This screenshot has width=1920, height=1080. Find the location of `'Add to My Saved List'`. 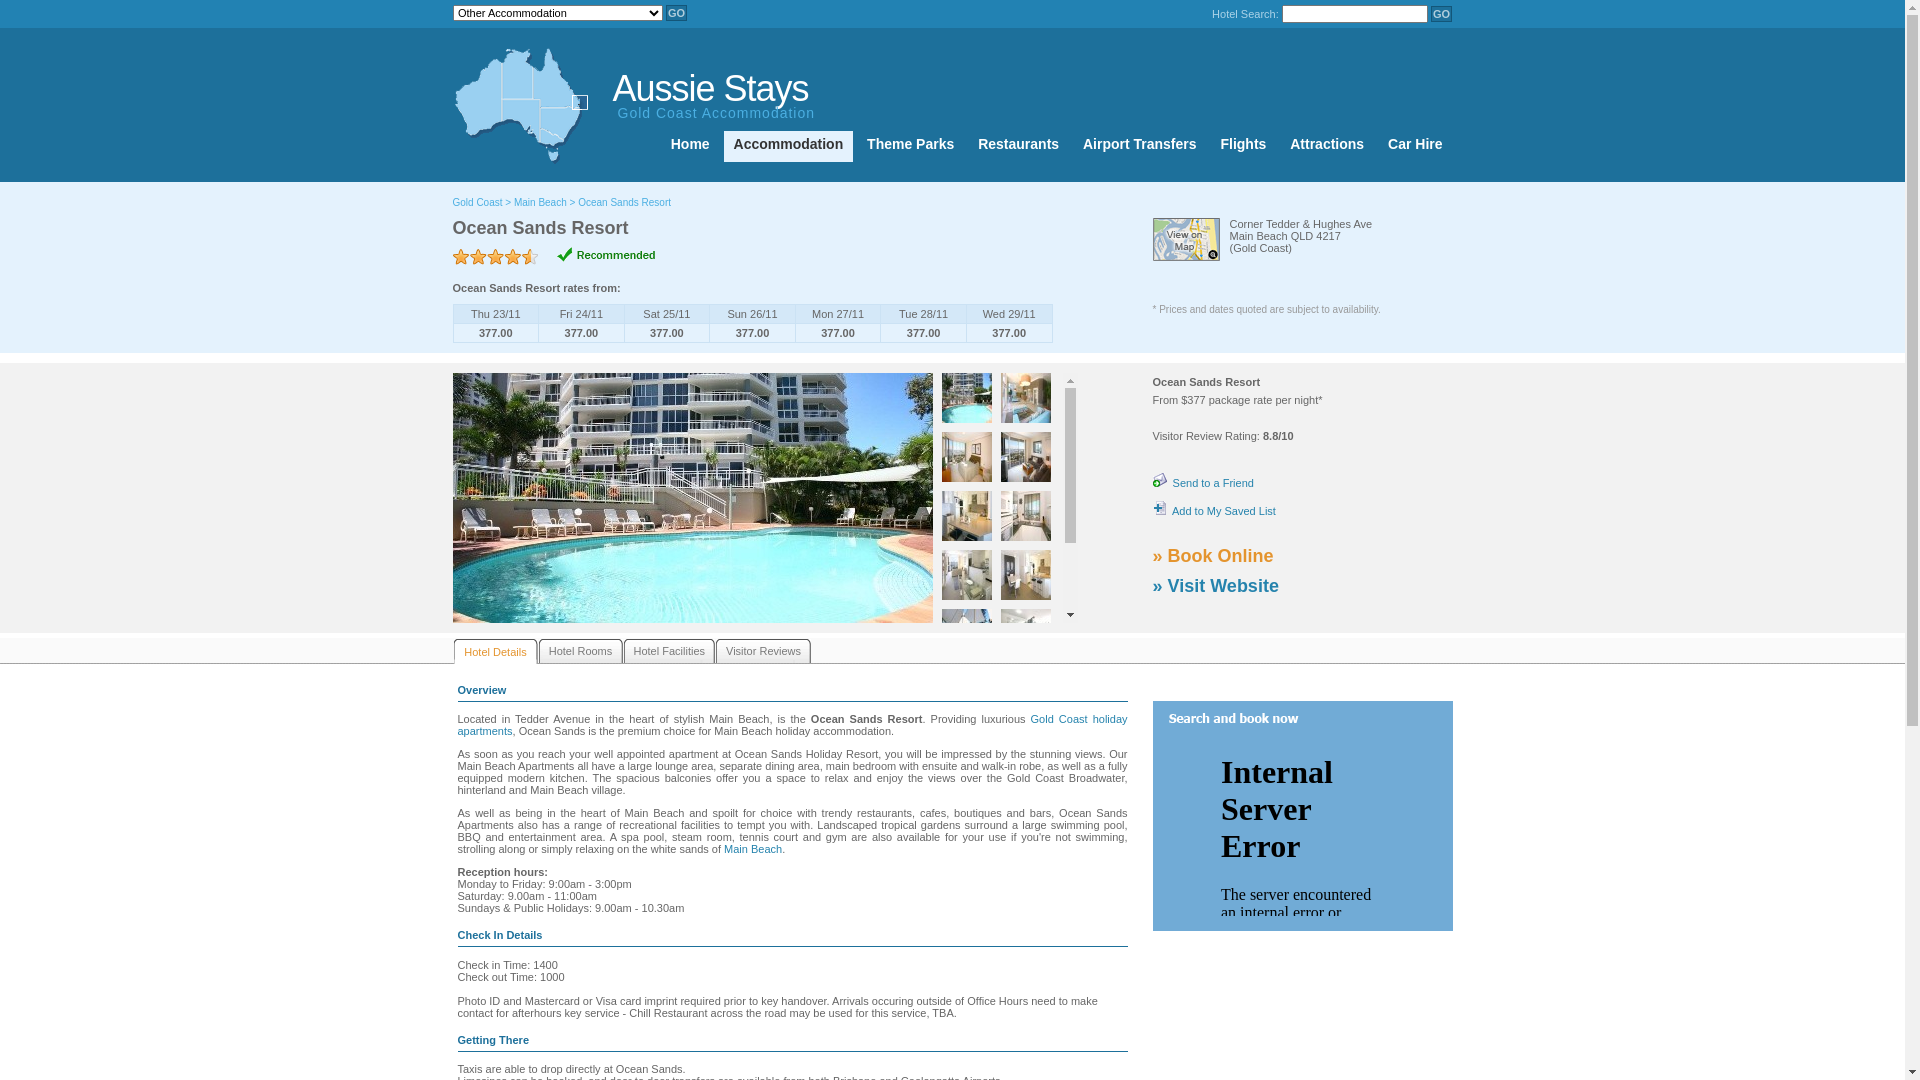

'Add to My Saved List' is located at coordinates (1212, 509).